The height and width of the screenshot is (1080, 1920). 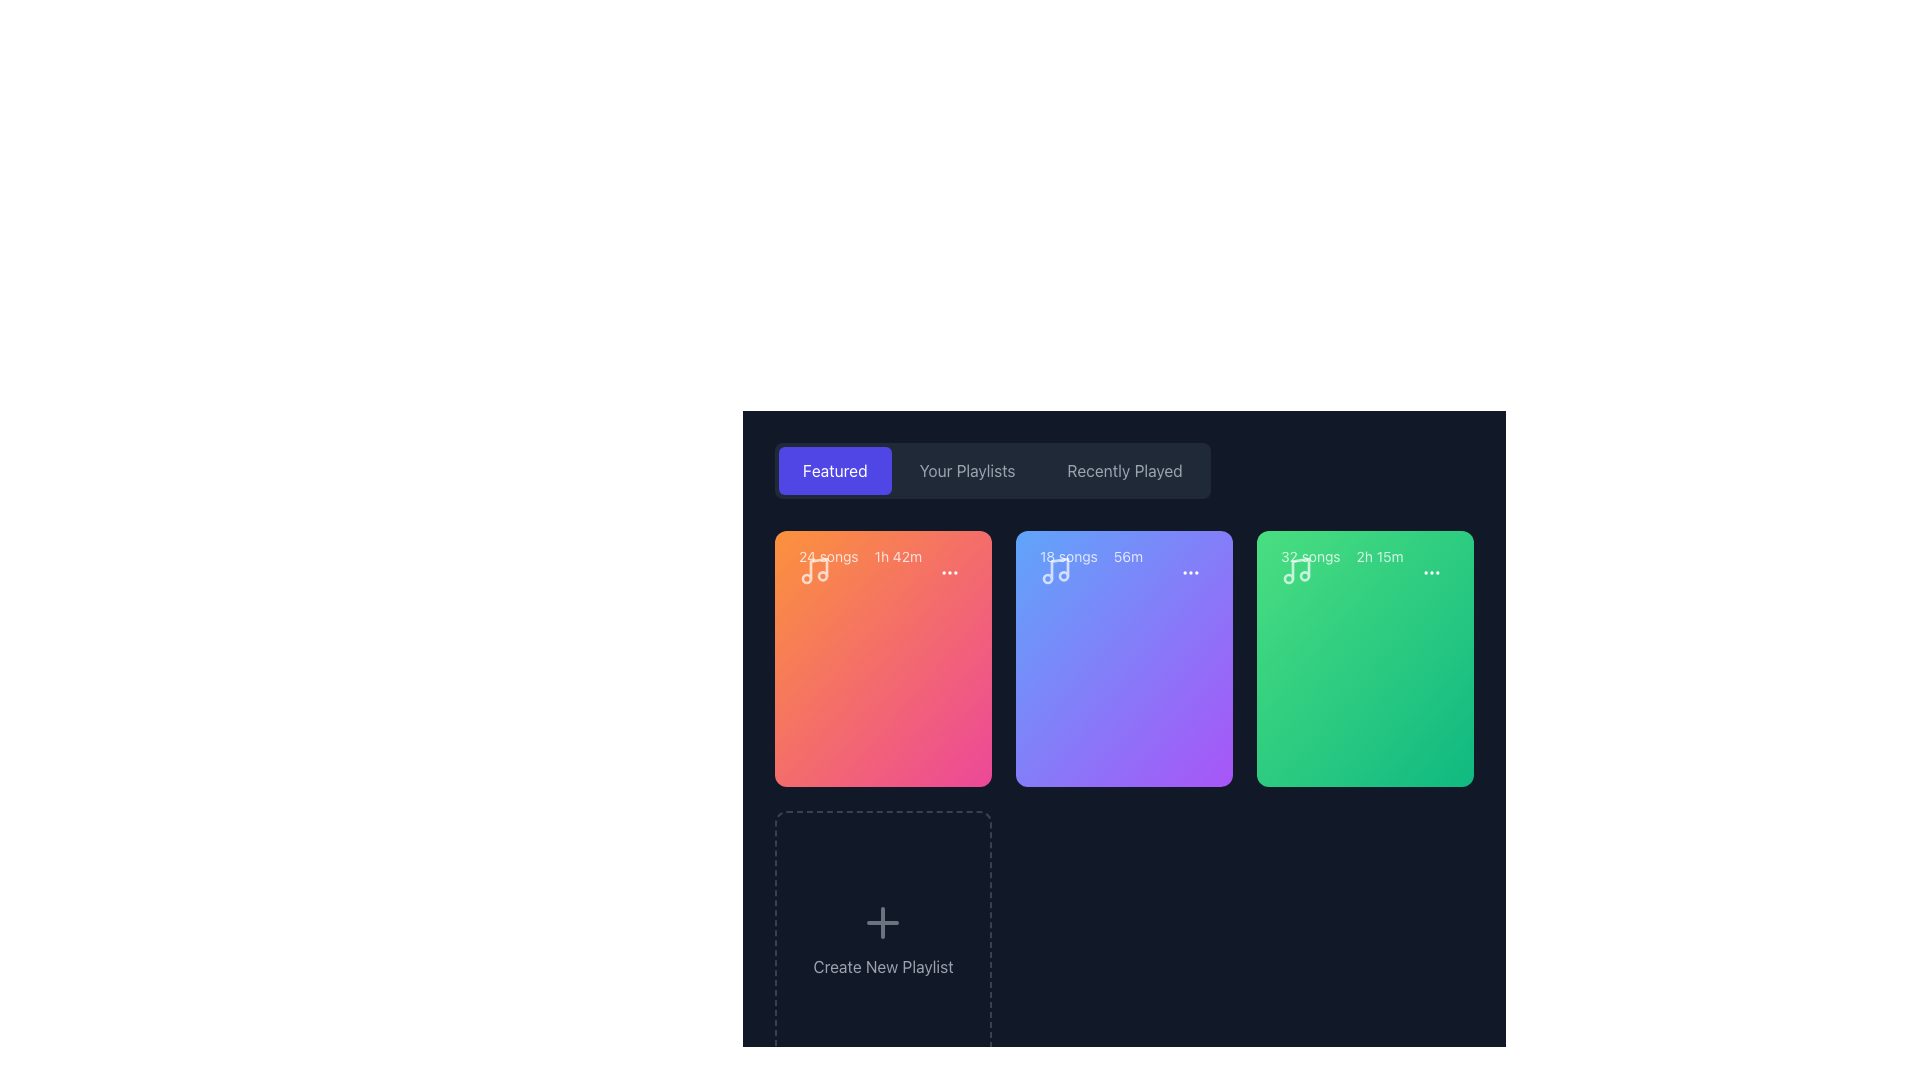 I want to click on the circular button with an ellipsis icon in the upper-right corner of the blue card, so click(x=1190, y=573).